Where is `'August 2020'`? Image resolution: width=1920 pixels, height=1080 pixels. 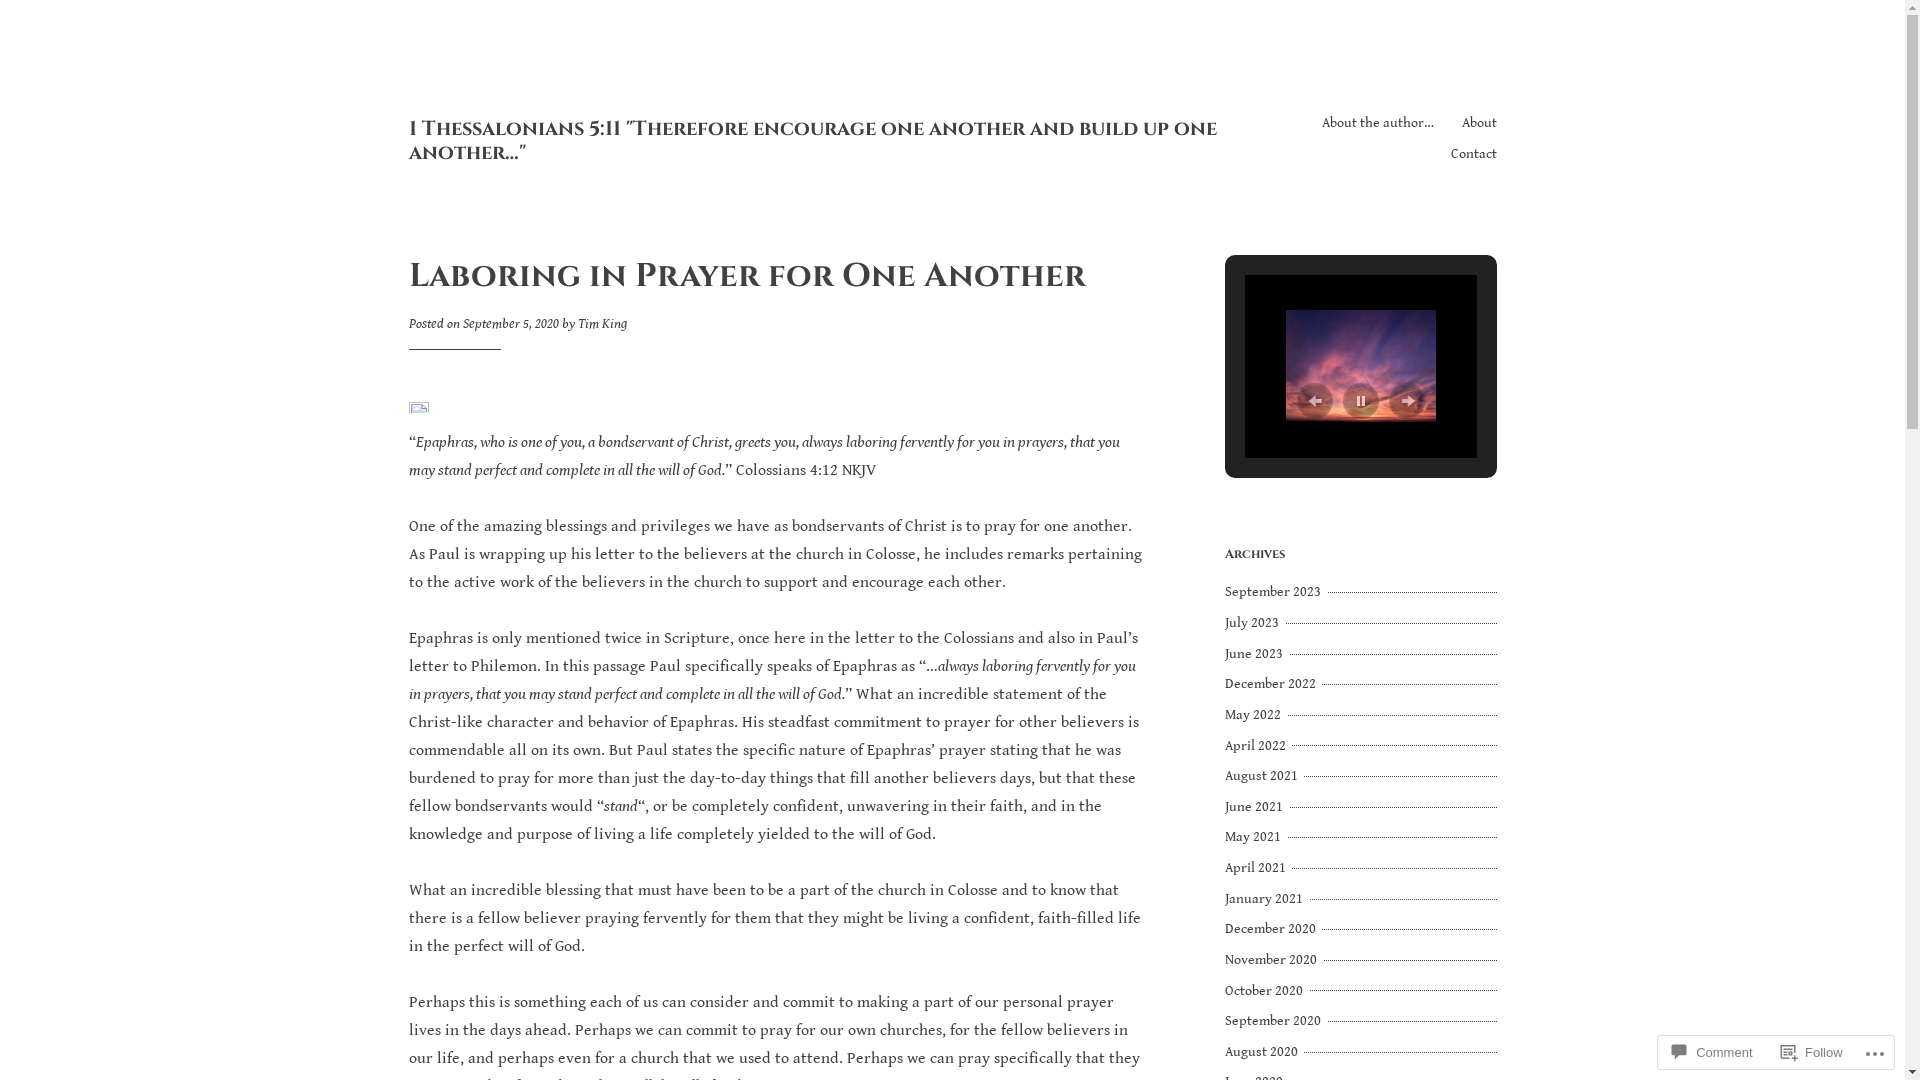 'August 2020' is located at coordinates (1262, 1051).